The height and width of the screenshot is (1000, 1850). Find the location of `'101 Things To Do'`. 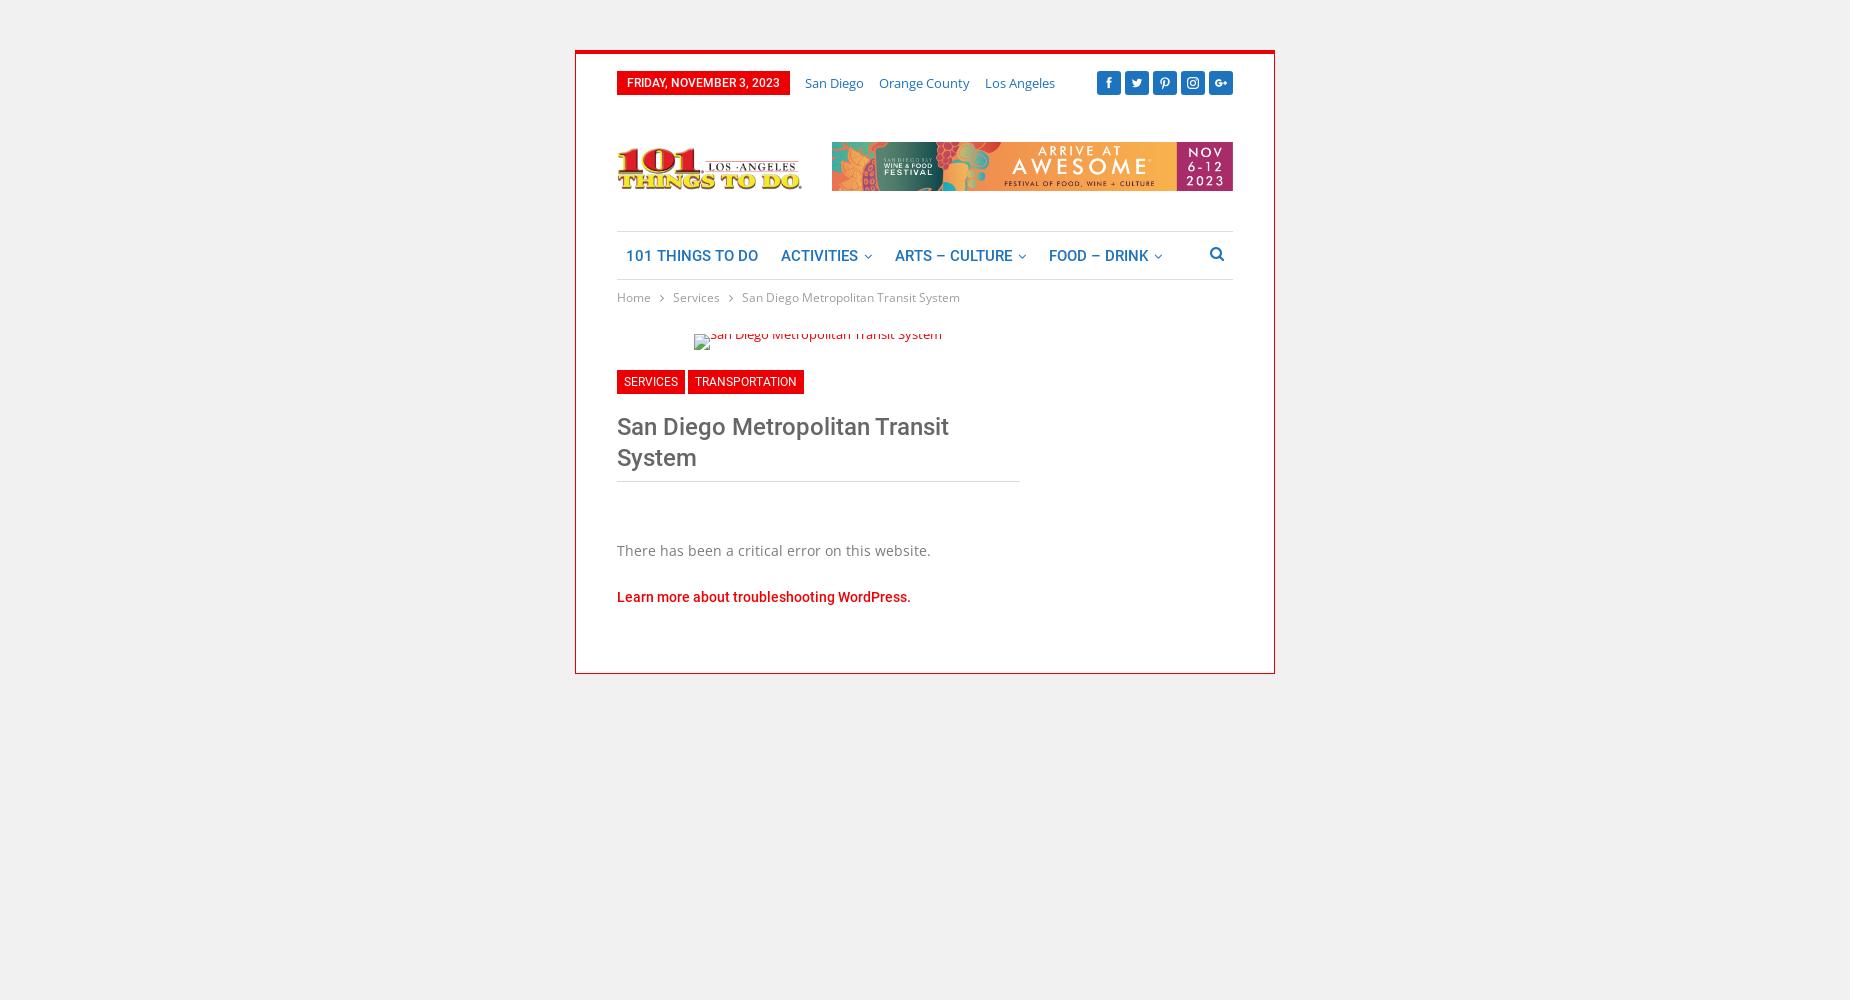

'101 Things To Do' is located at coordinates (692, 255).